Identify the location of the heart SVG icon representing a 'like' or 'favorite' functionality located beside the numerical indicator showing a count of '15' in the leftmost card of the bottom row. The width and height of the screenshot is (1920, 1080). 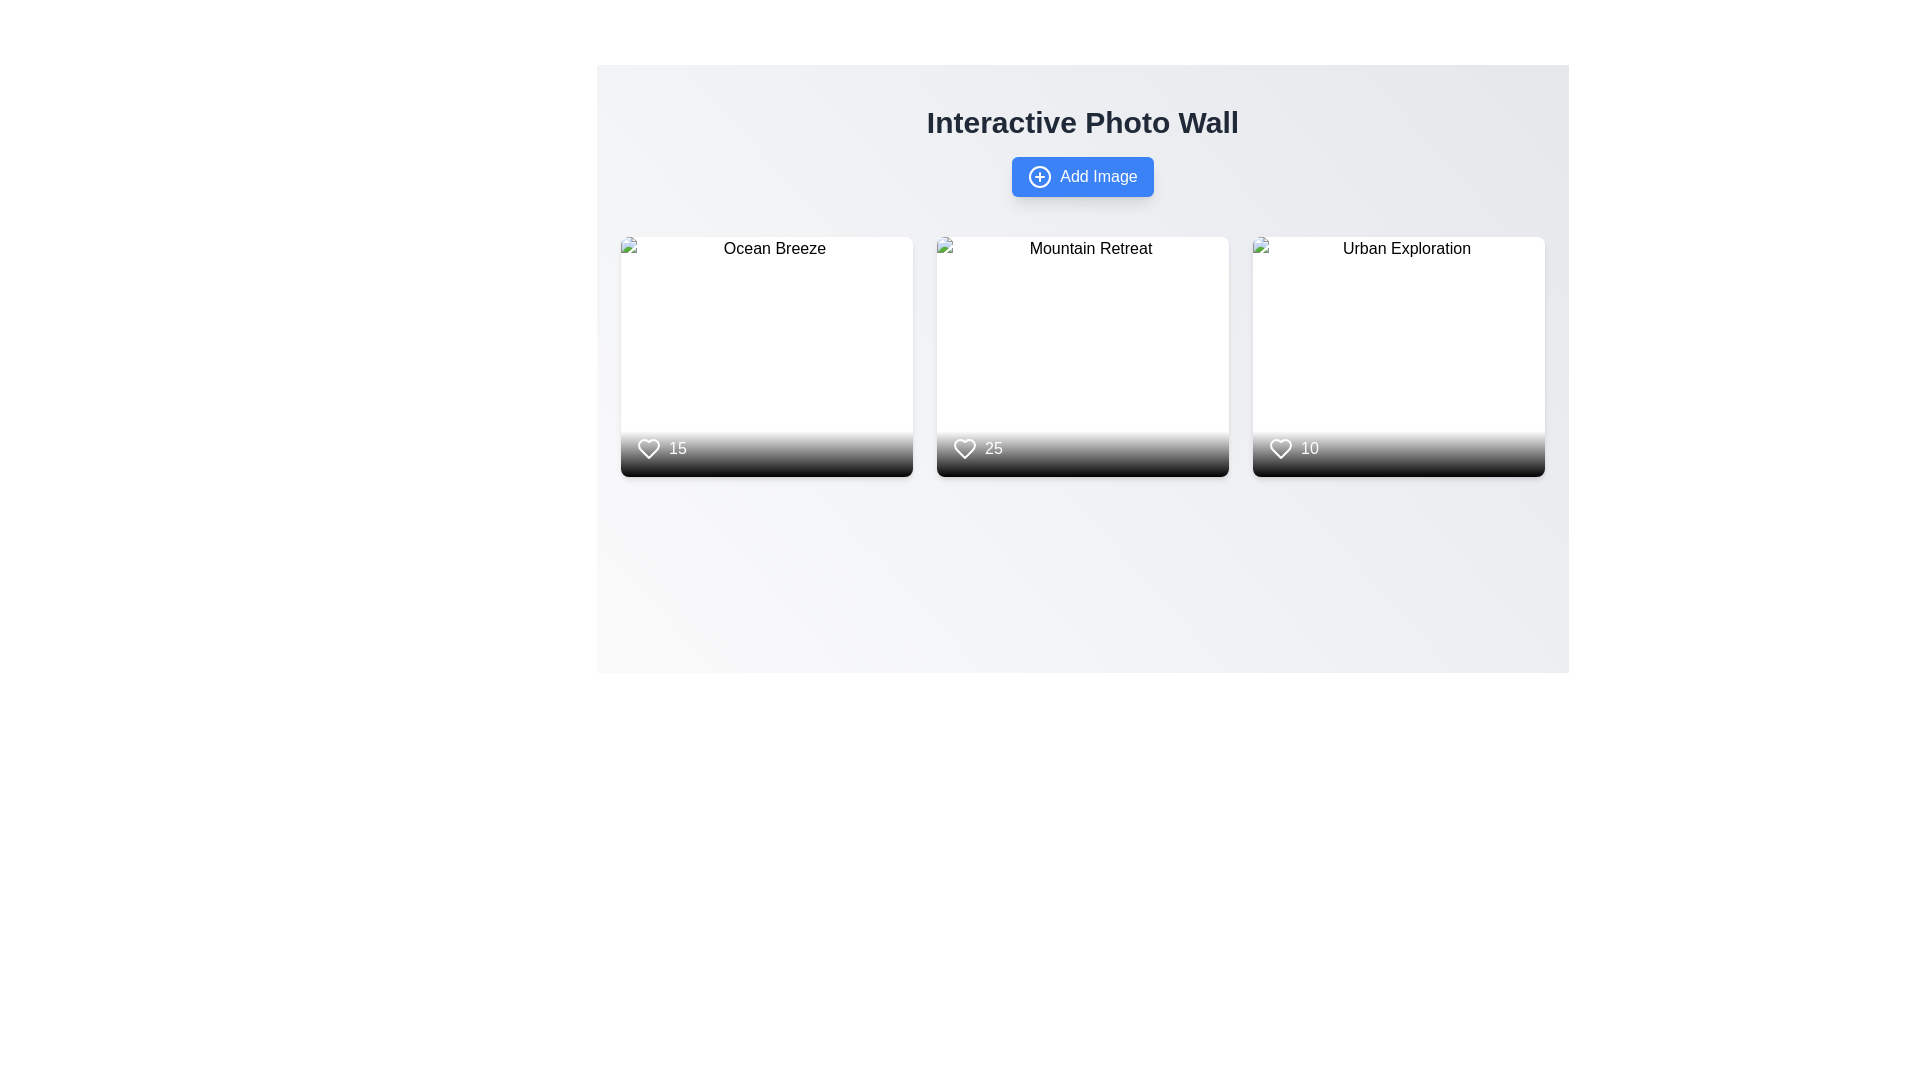
(648, 447).